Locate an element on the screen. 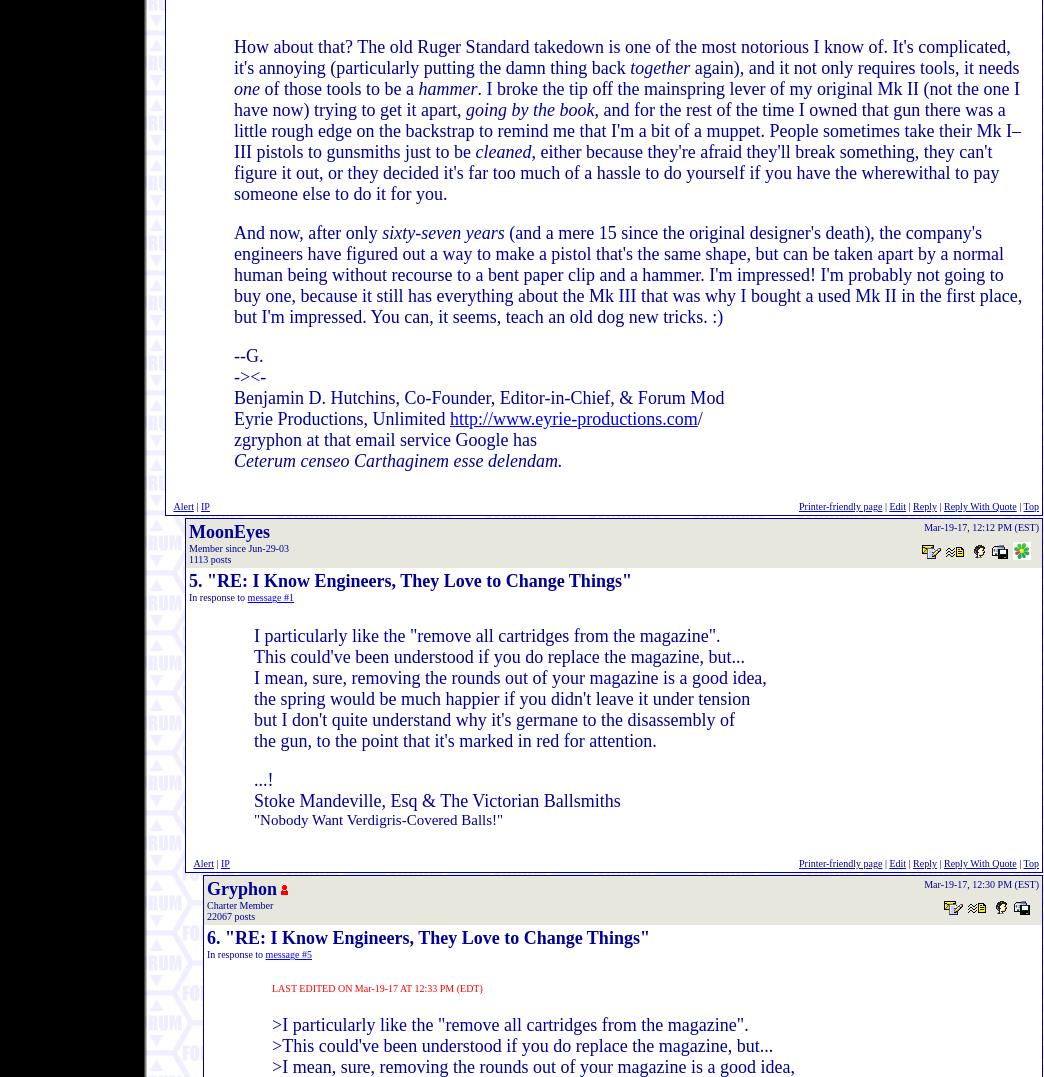 This screenshot has width=1044, height=1077. 'message #1' is located at coordinates (247, 596).